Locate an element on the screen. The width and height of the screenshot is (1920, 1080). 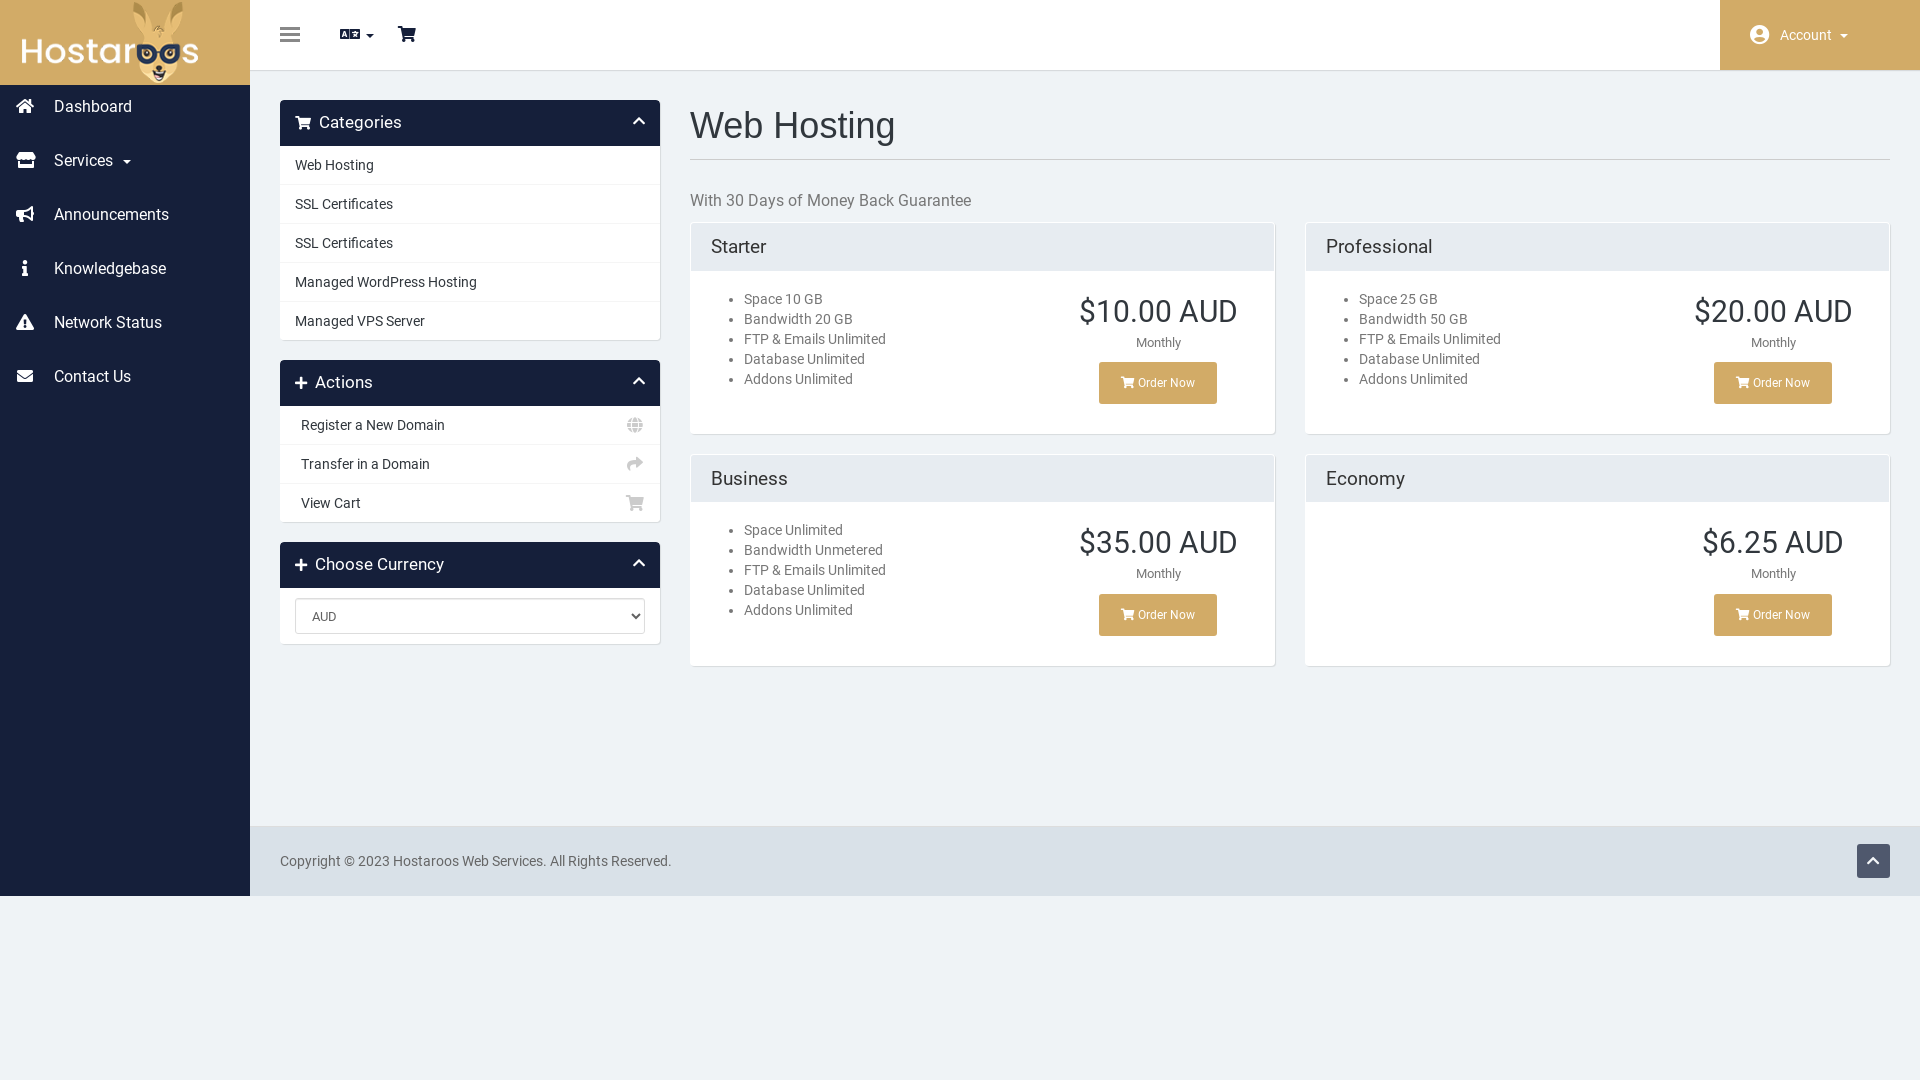
'Web Hosting' is located at coordinates (469, 164).